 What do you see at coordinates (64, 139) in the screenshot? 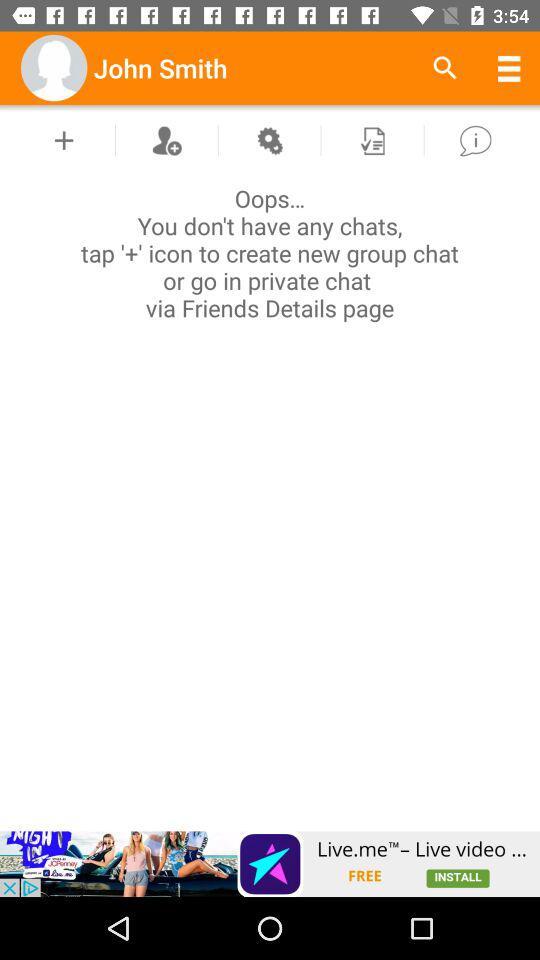
I see `chat` at bounding box center [64, 139].